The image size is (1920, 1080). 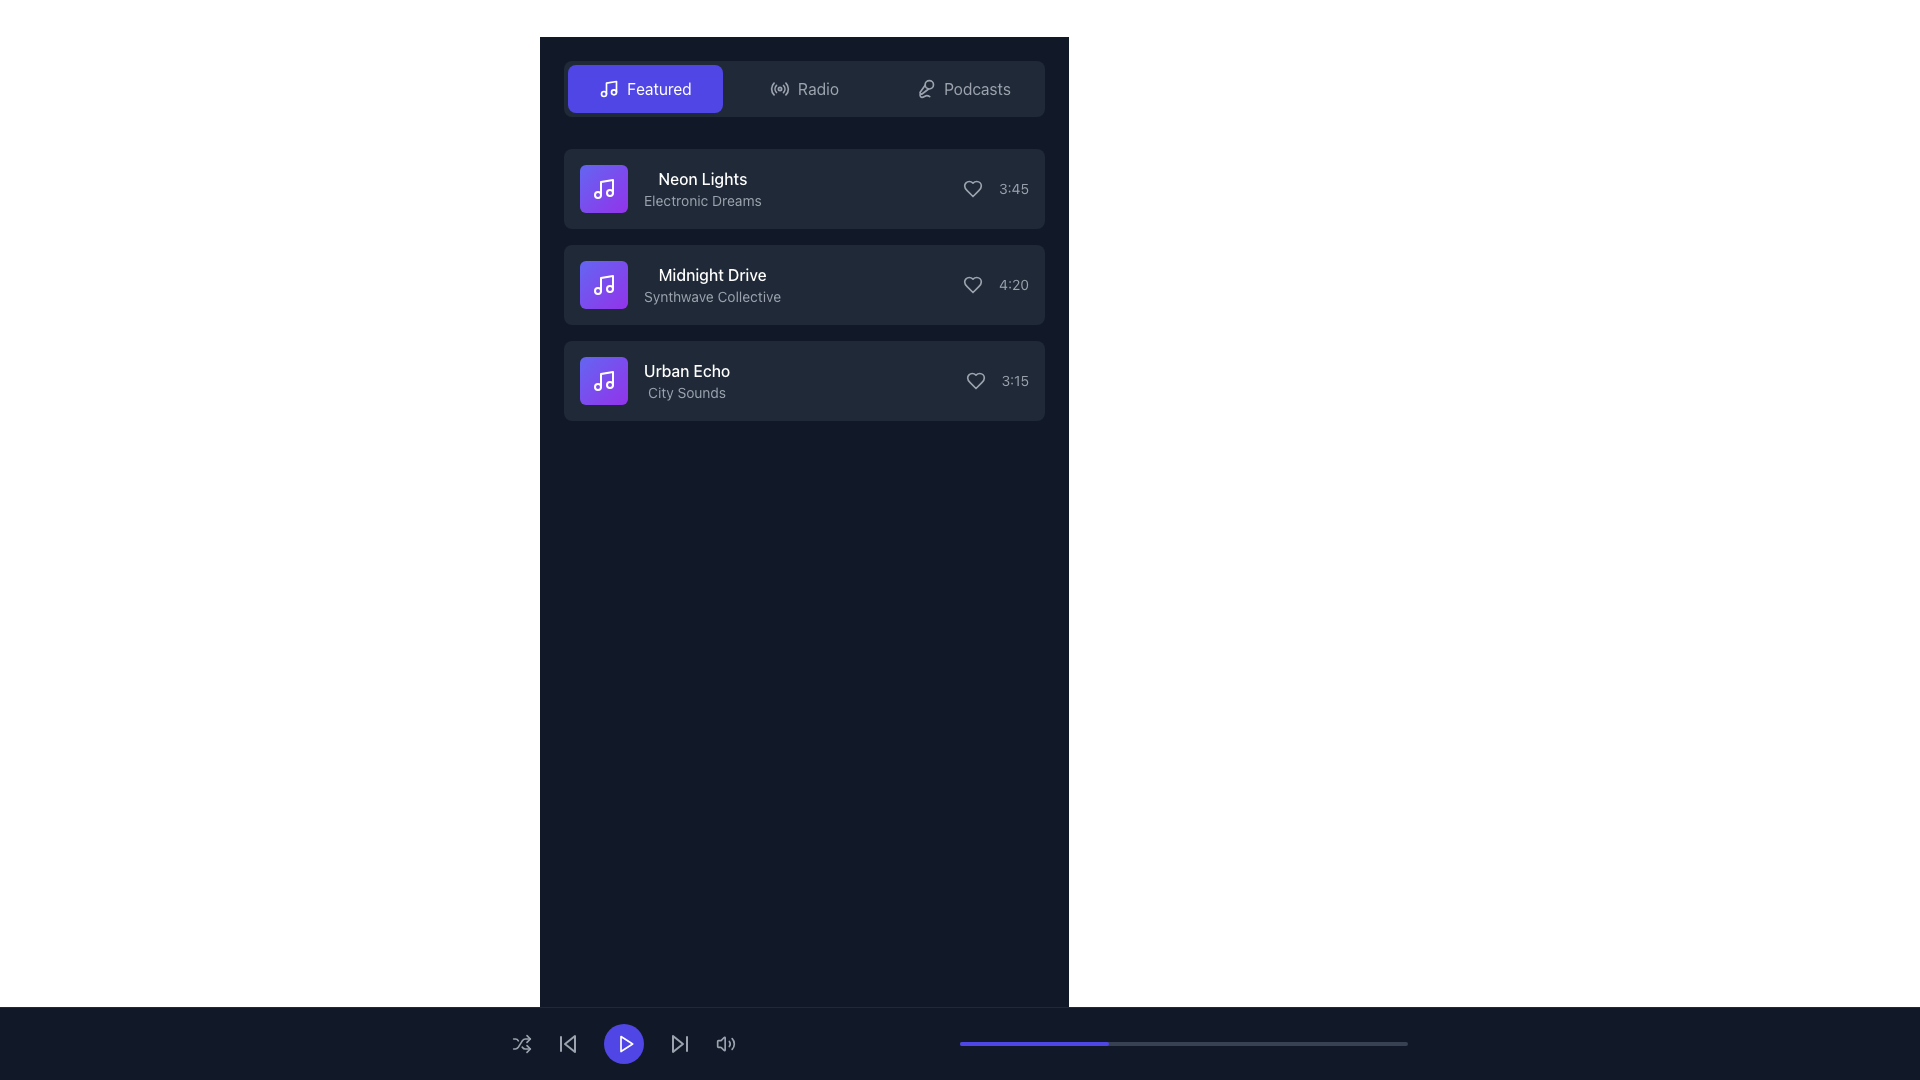 What do you see at coordinates (973, 189) in the screenshot?
I see `the heart icon button that allows users to favorite or like the corresponding music track` at bounding box center [973, 189].